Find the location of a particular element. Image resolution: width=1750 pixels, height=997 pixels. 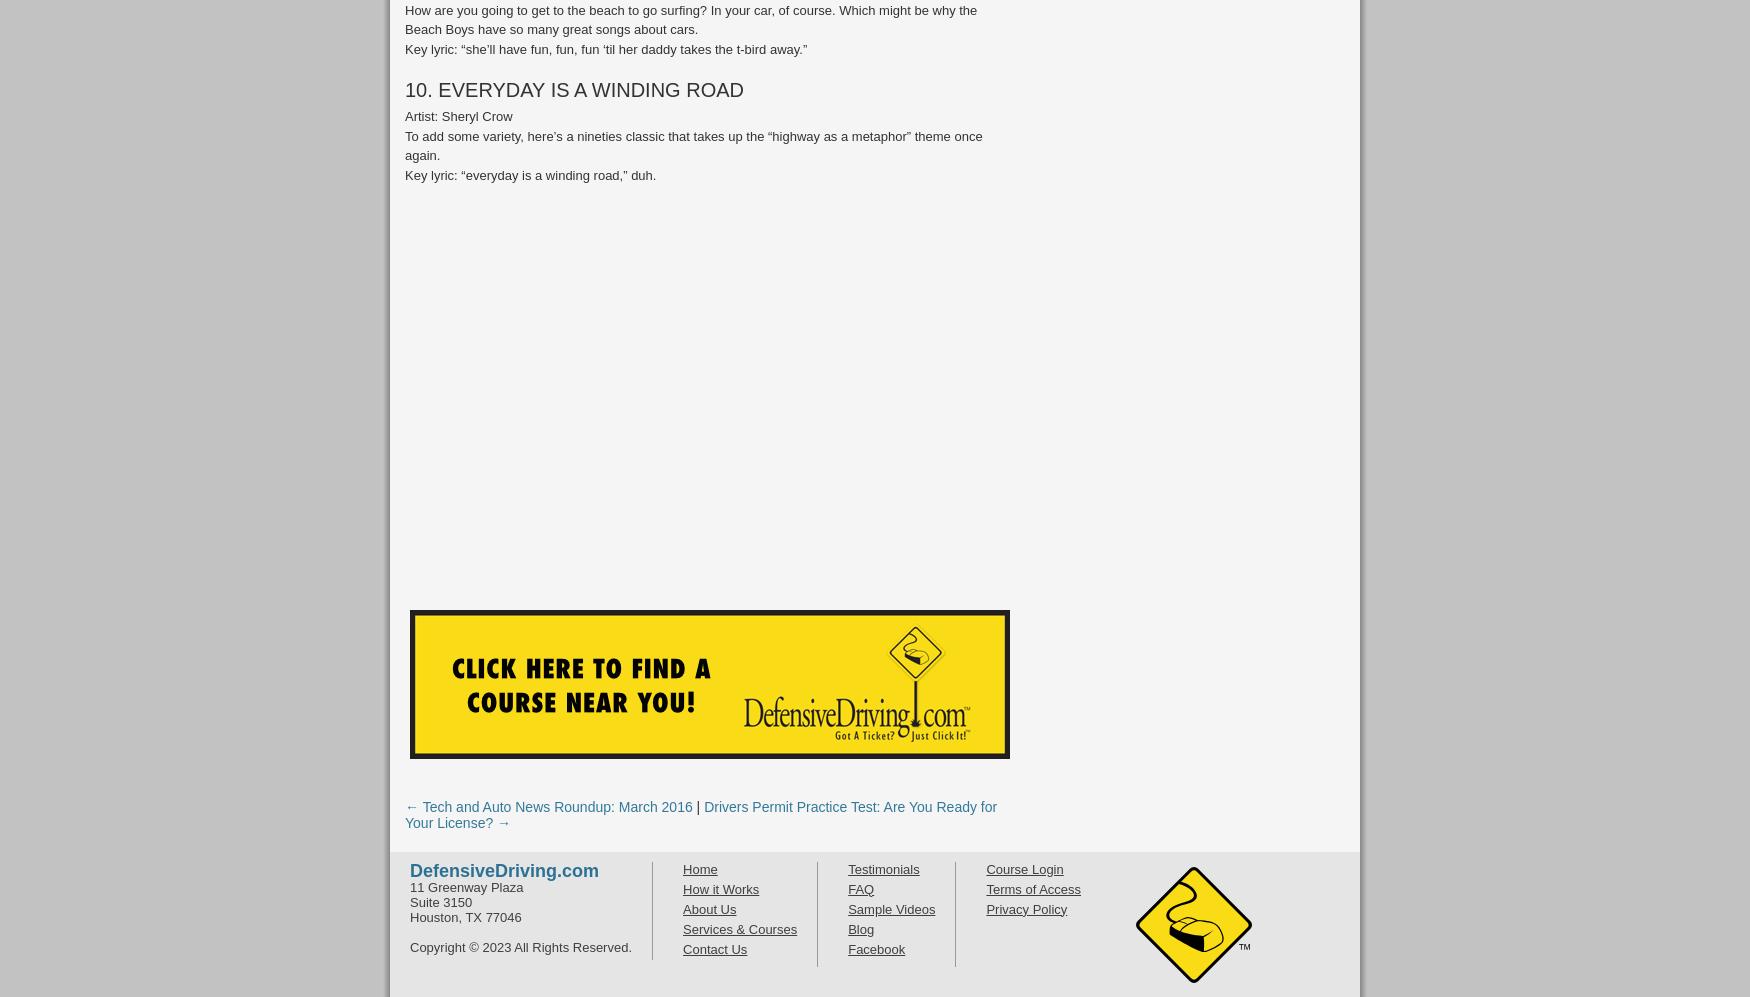

'How it Works' is located at coordinates (721, 887).